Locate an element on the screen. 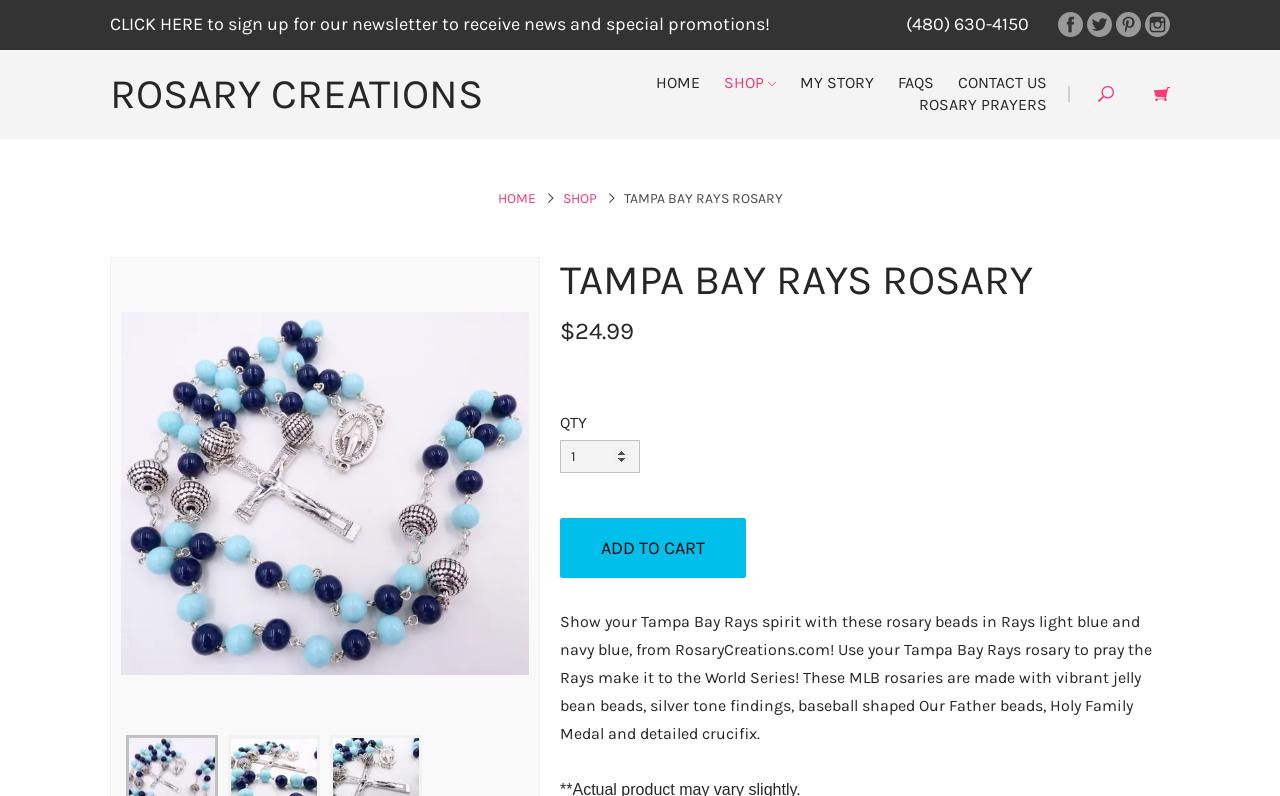  'Rosary Creations' is located at coordinates (295, 93).